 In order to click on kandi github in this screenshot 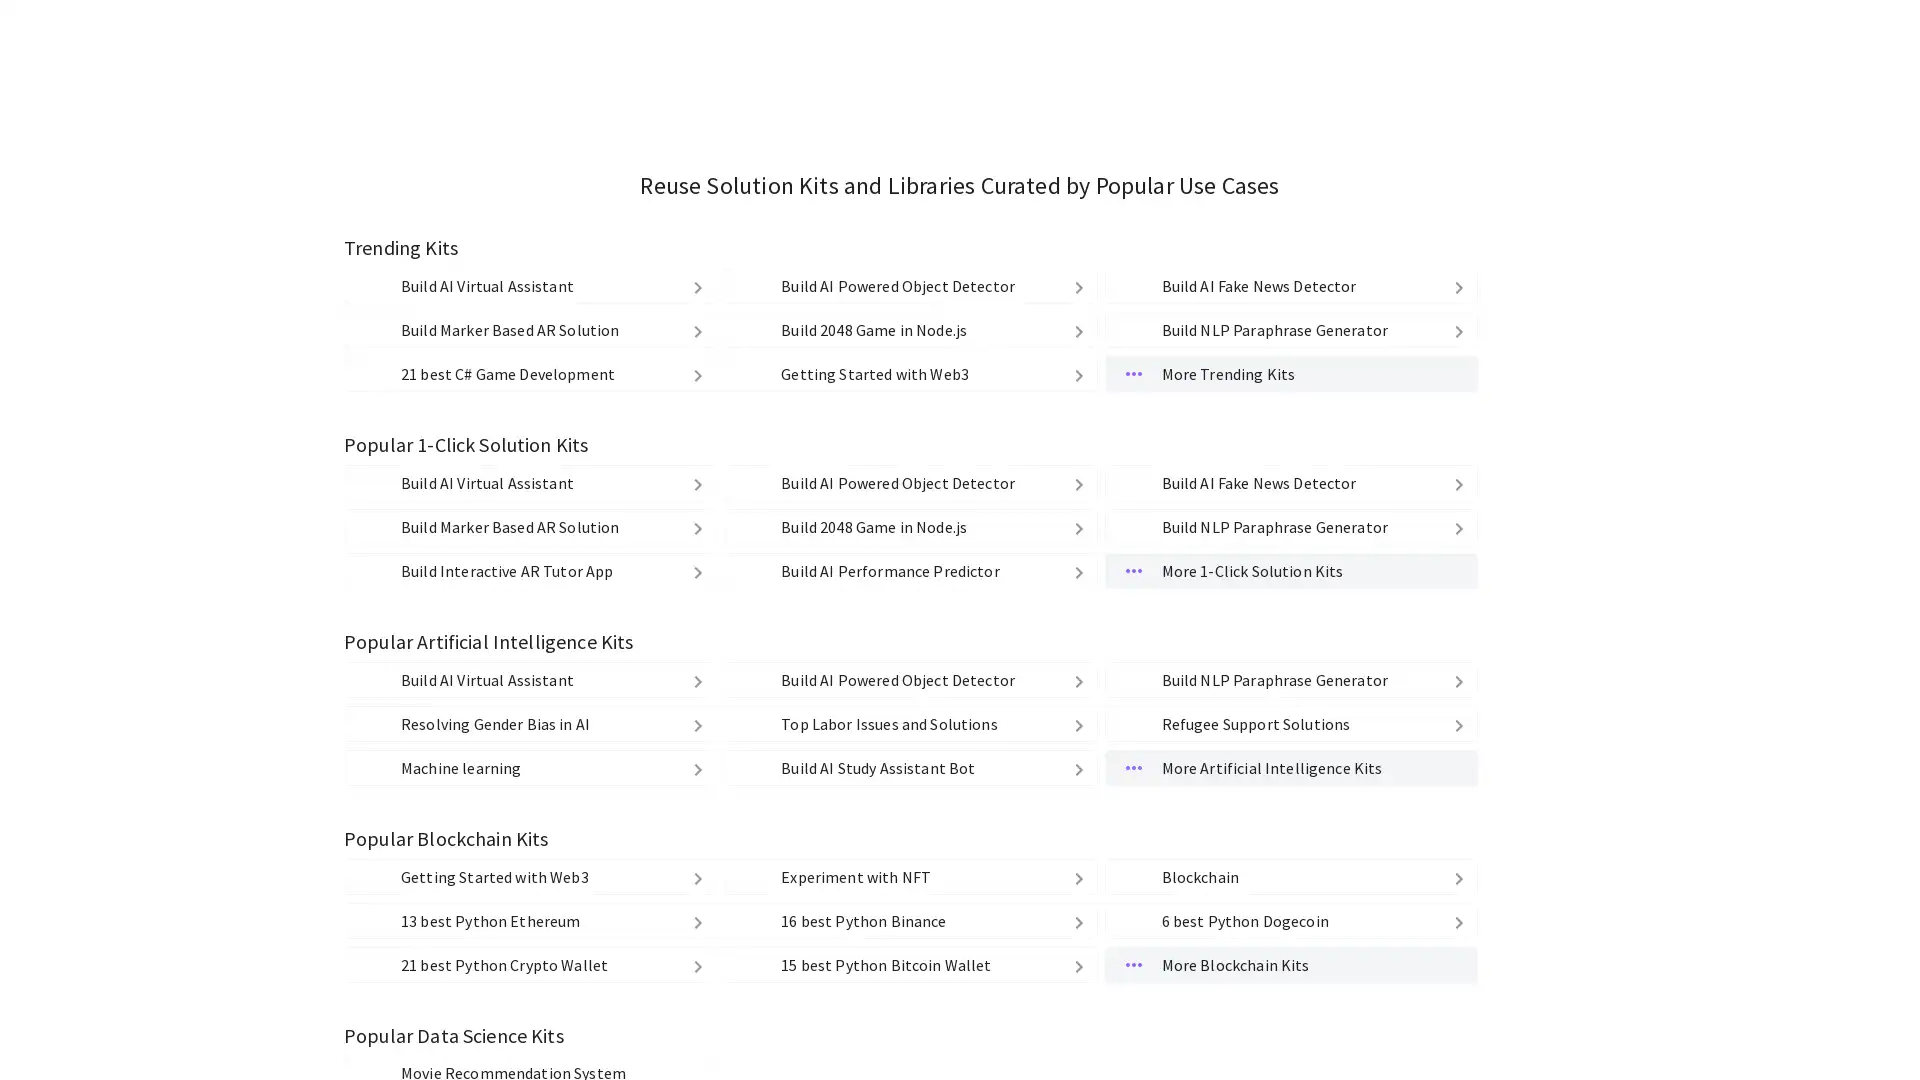, I will do `click(1827, 68)`.